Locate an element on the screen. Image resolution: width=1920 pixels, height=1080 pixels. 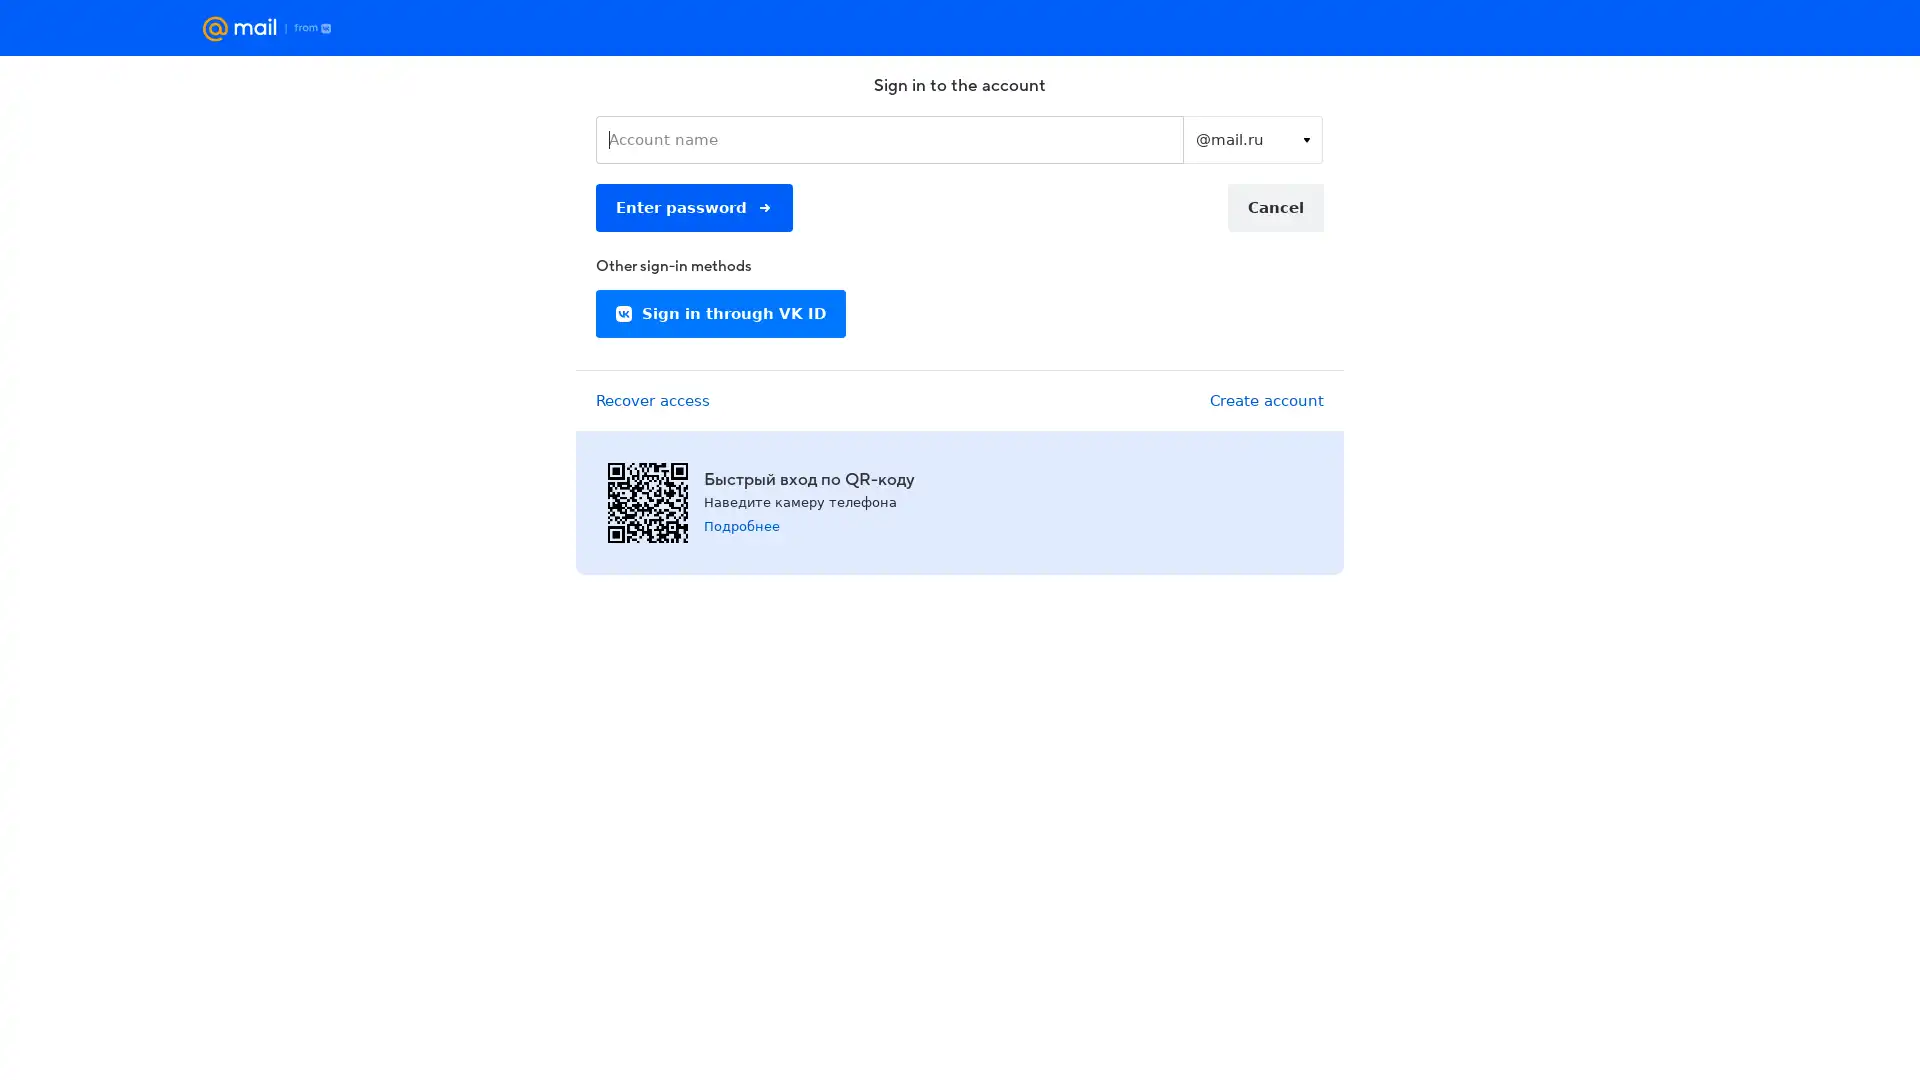
Cancel is located at coordinates (1275, 208).